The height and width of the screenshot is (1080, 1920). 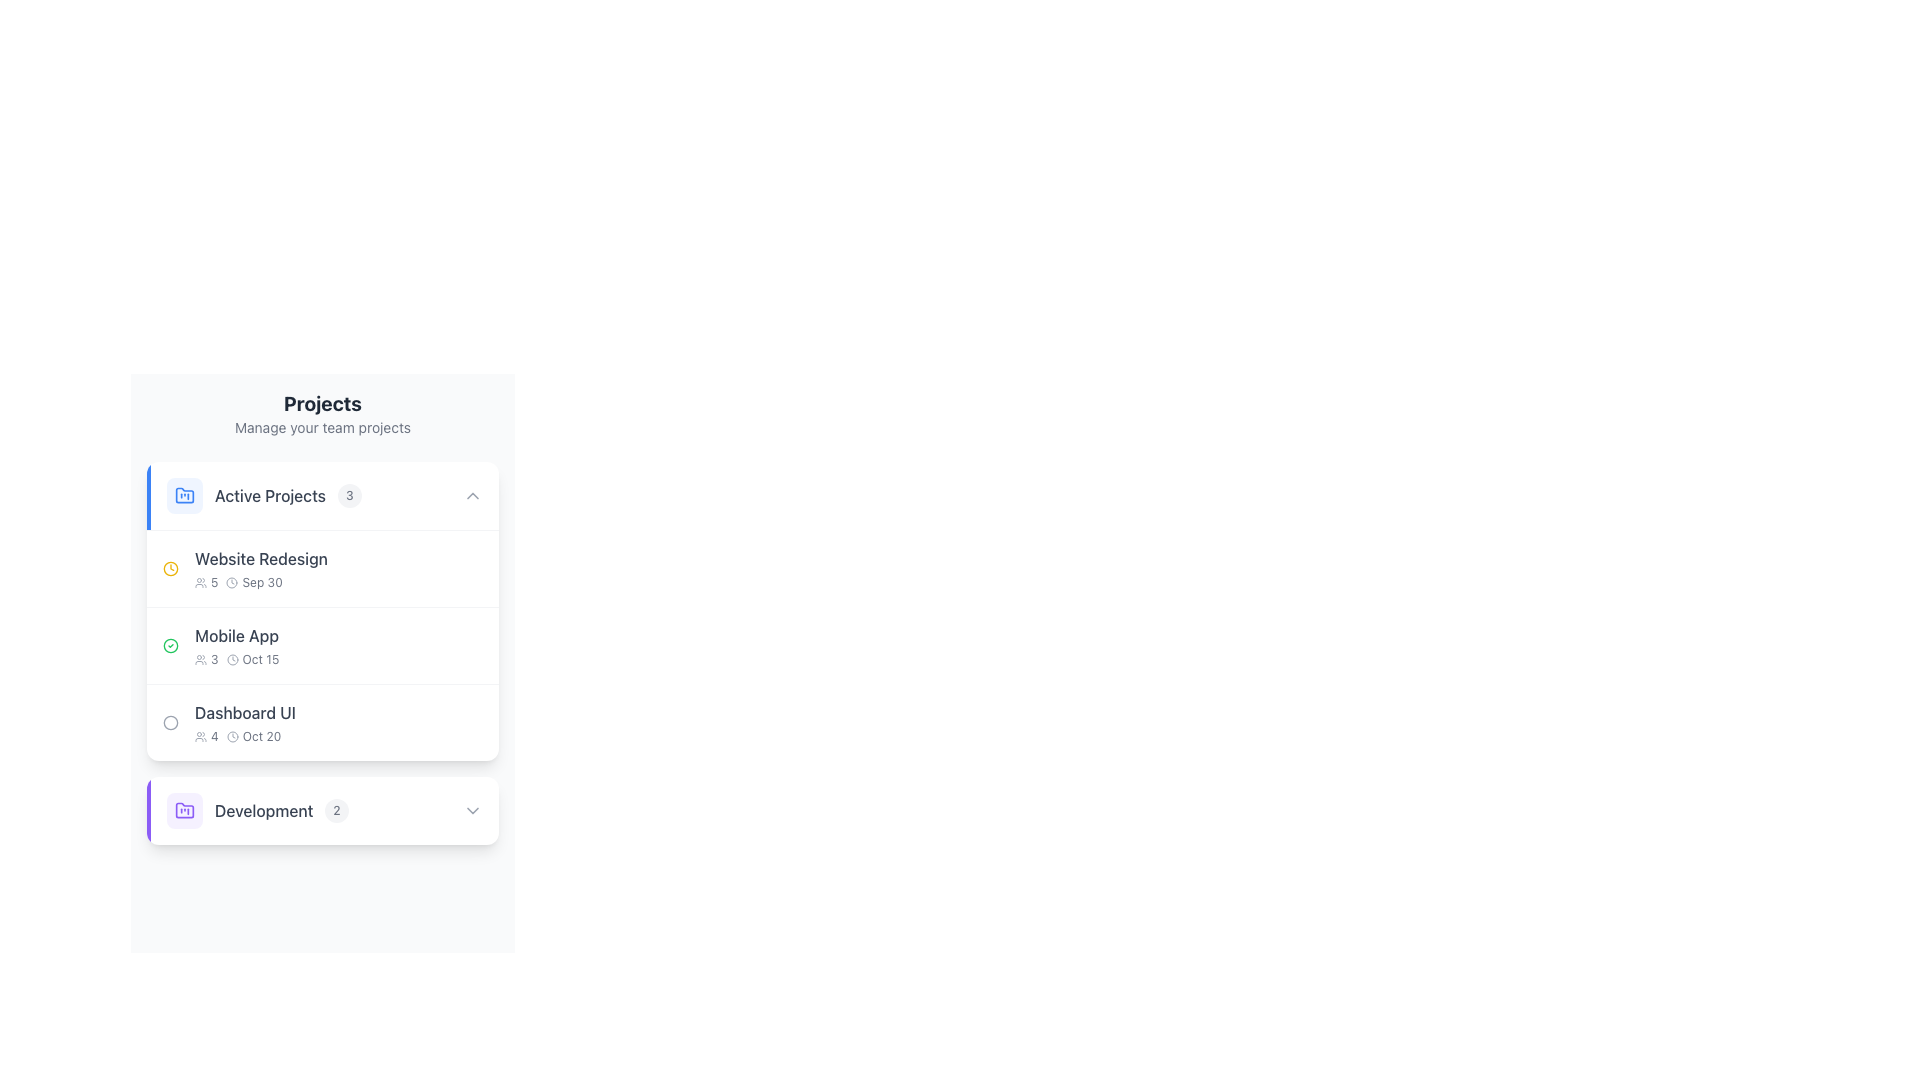 What do you see at coordinates (185, 495) in the screenshot?
I see `the small blue folder-shaped icon located to the left of the 'Active Projects' panel title, which has a classic appearance with a tab and vertical lines indicating document dividers` at bounding box center [185, 495].